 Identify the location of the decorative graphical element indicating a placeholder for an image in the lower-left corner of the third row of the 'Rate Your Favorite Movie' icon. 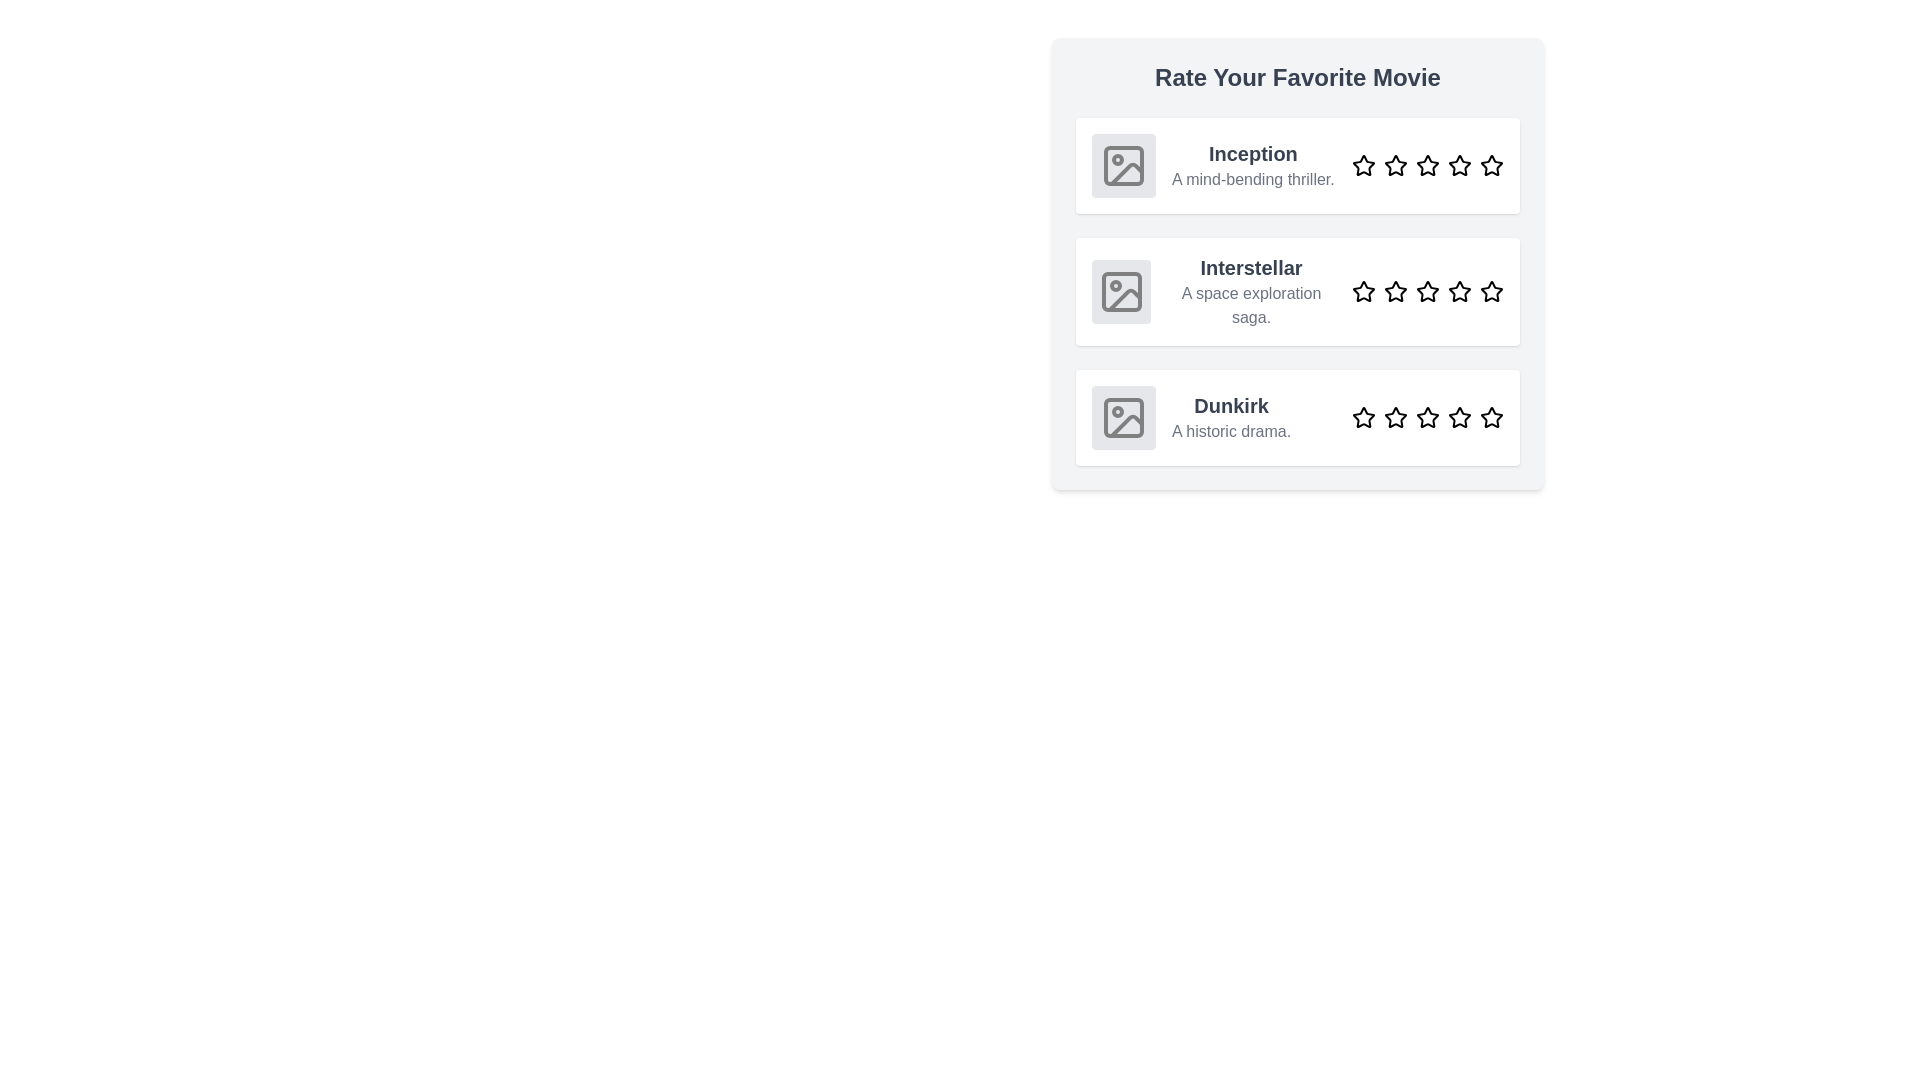
(1123, 416).